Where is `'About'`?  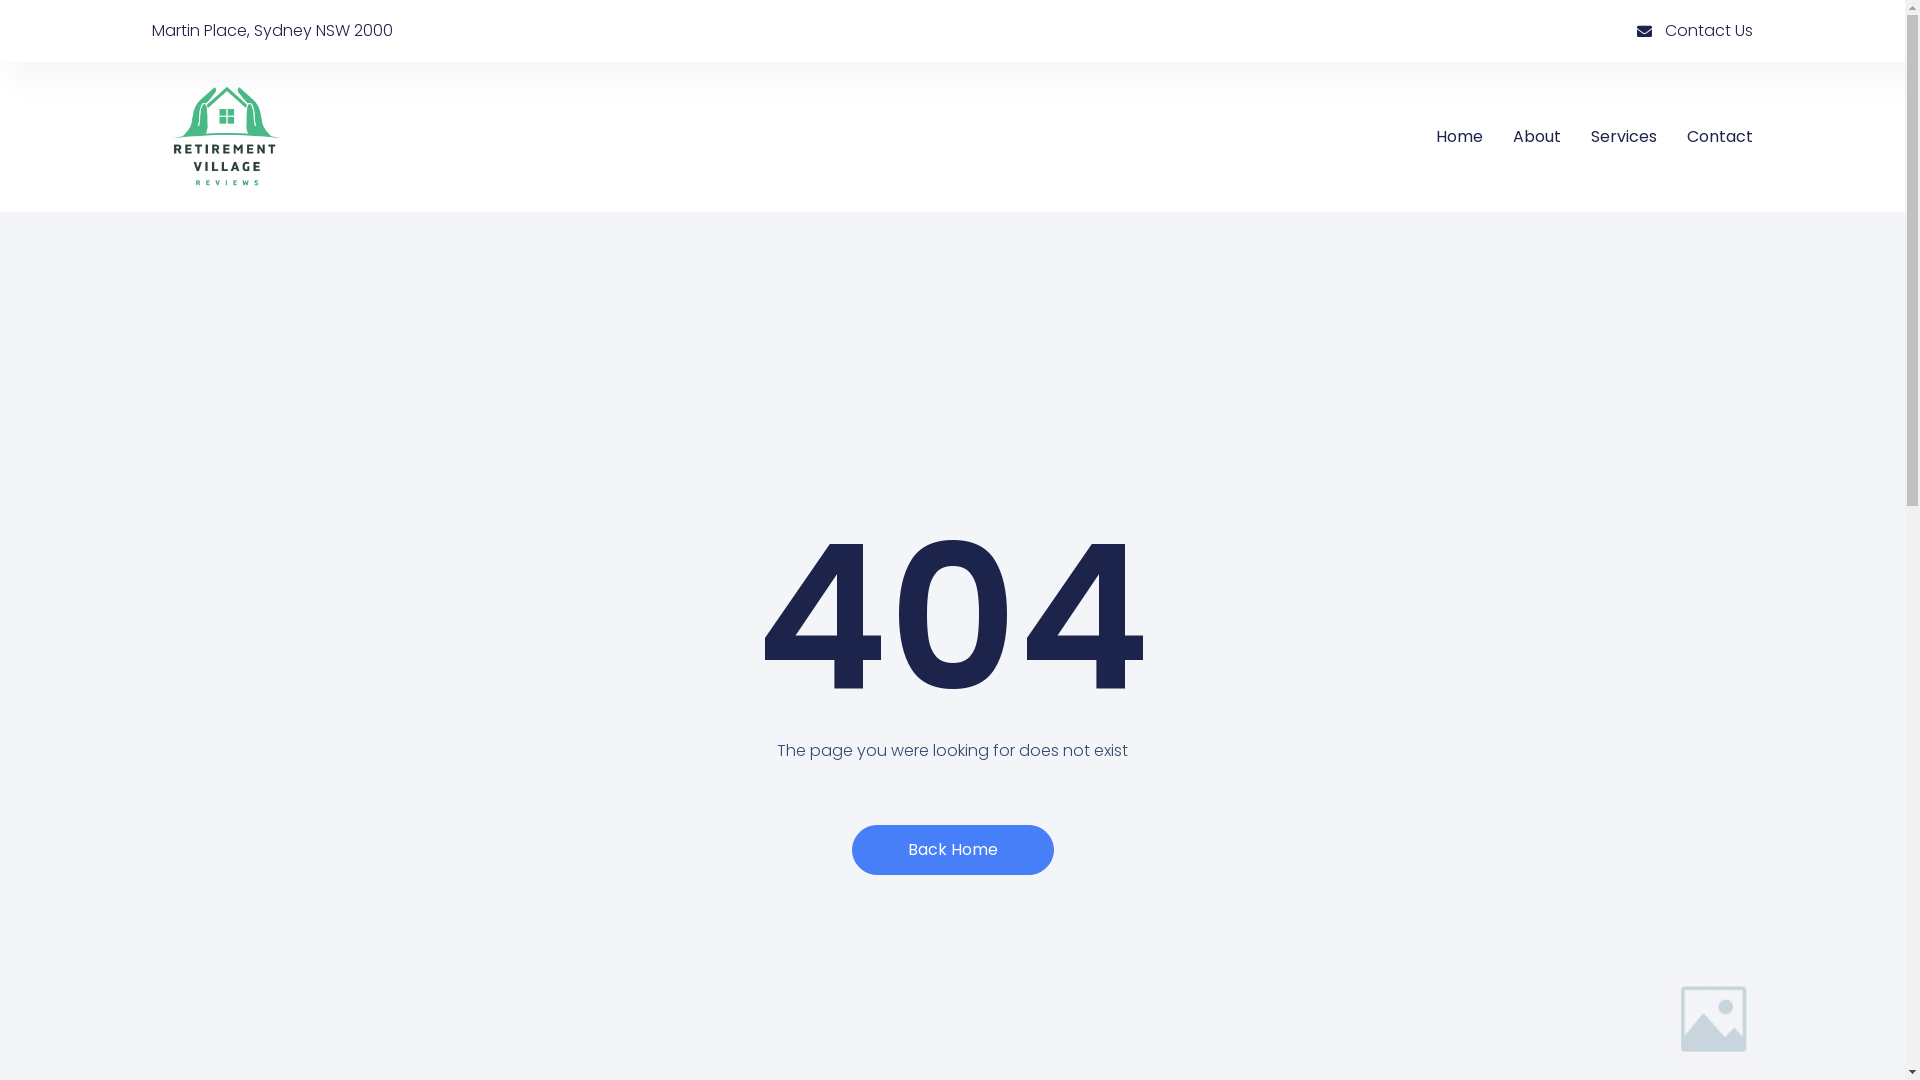
'About' is located at coordinates (1535, 136).